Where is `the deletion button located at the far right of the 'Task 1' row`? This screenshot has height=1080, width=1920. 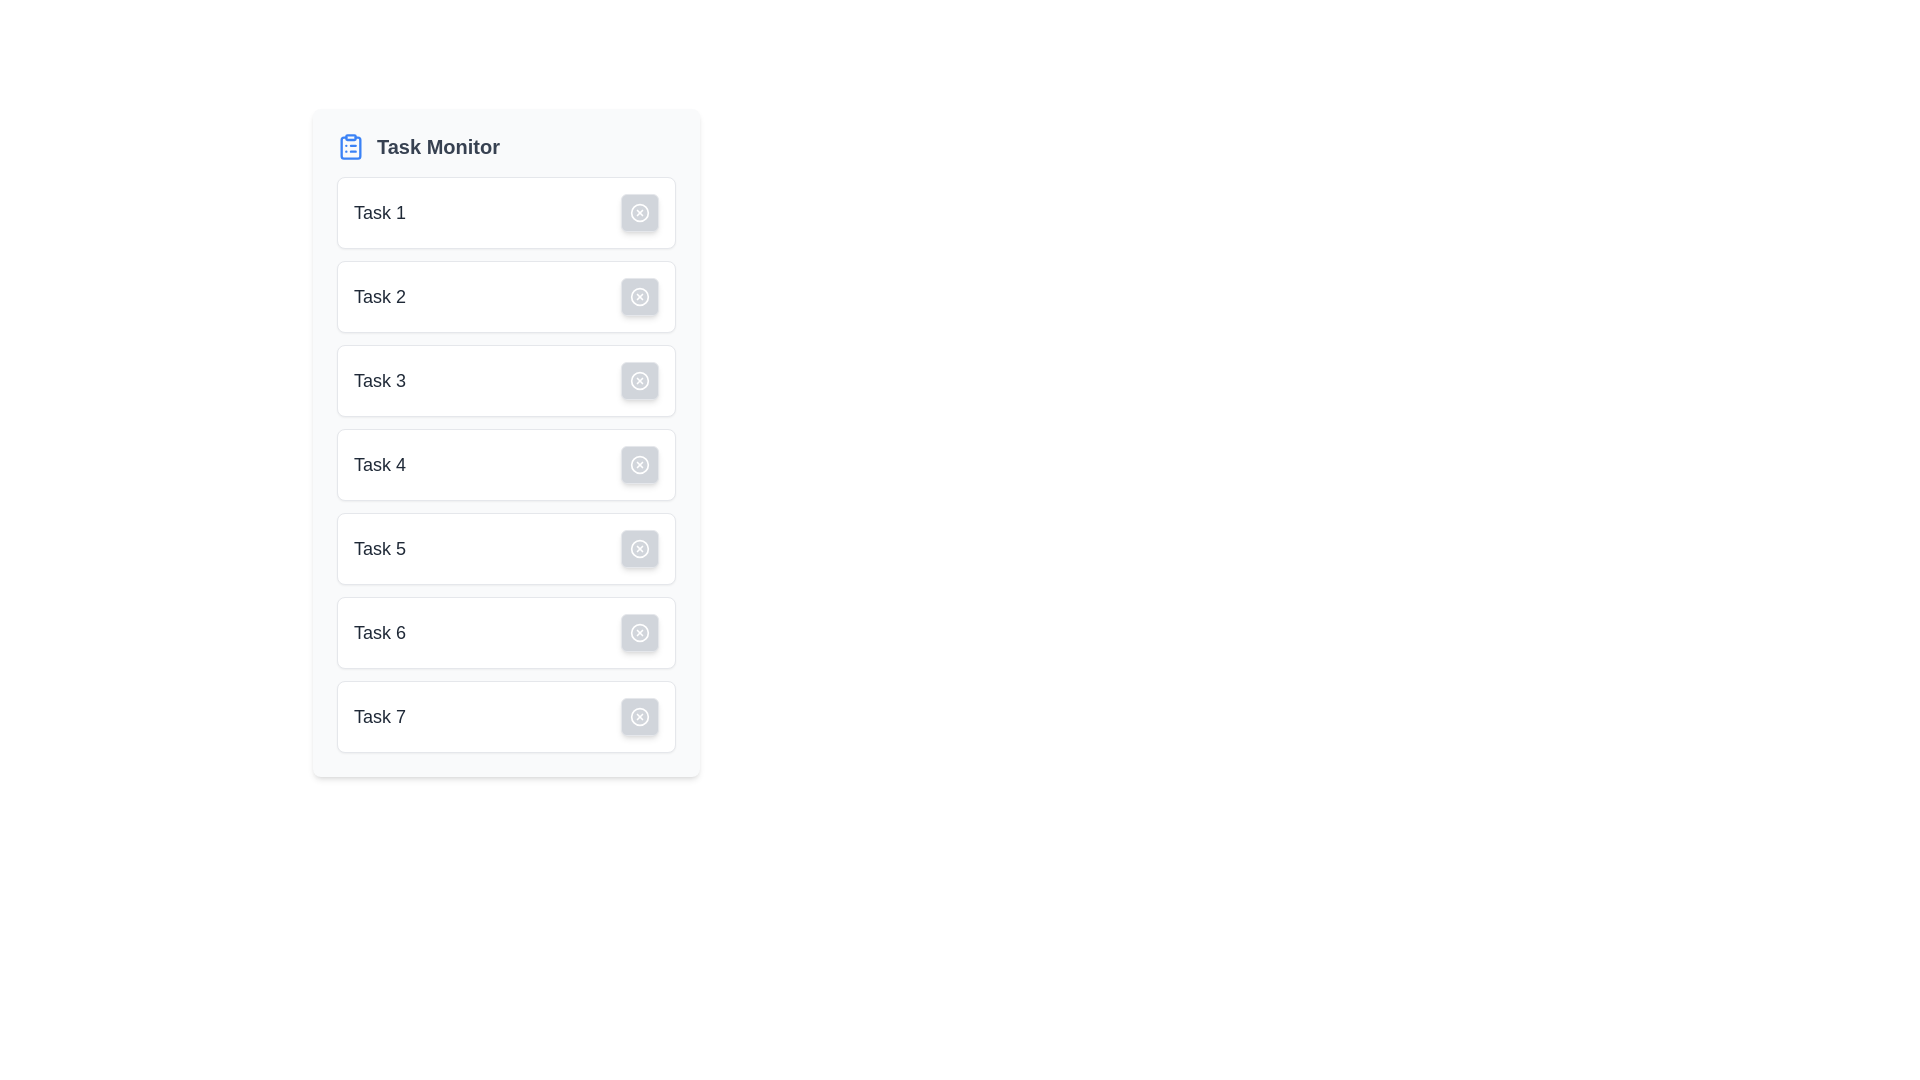
the deletion button located at the far right of the 'Task 1' row is located at coordinates (638, 212).